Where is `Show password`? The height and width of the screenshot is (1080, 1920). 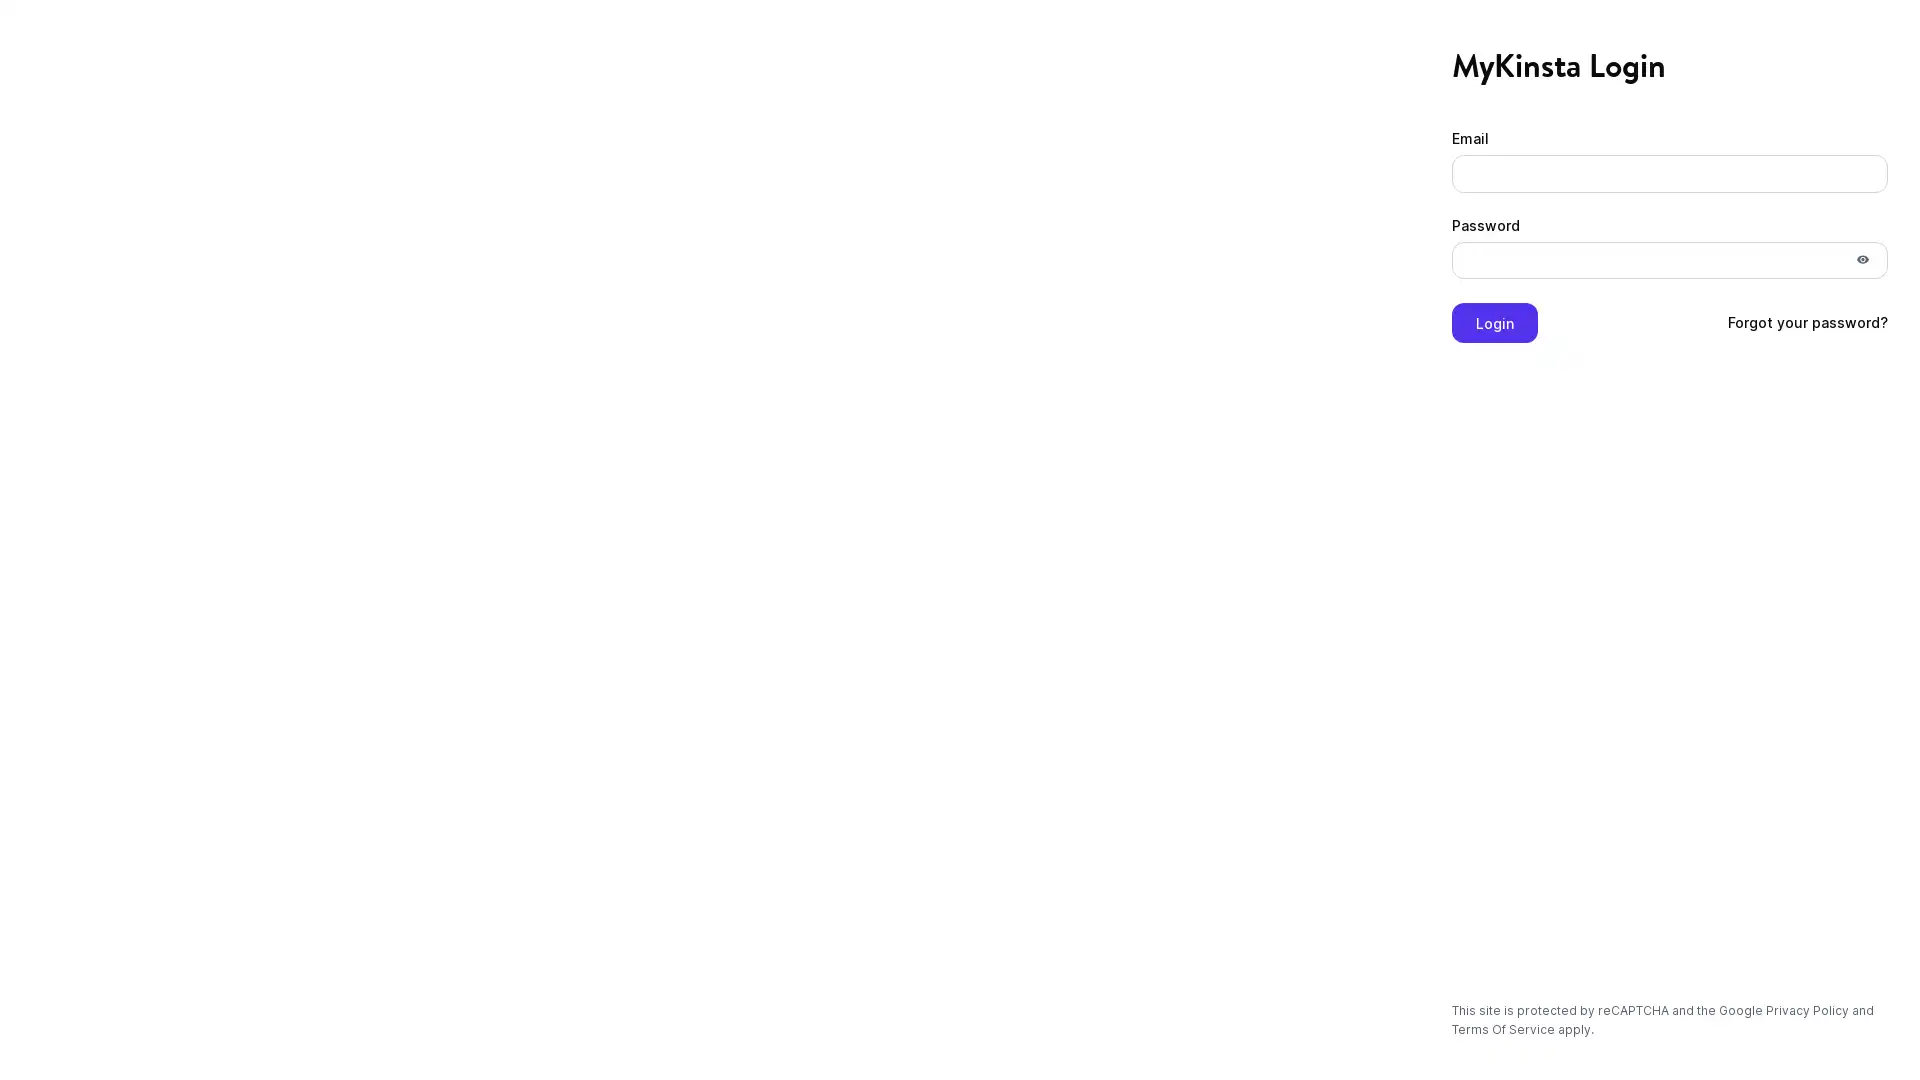 Show password is located at coordinates (1861, 262).